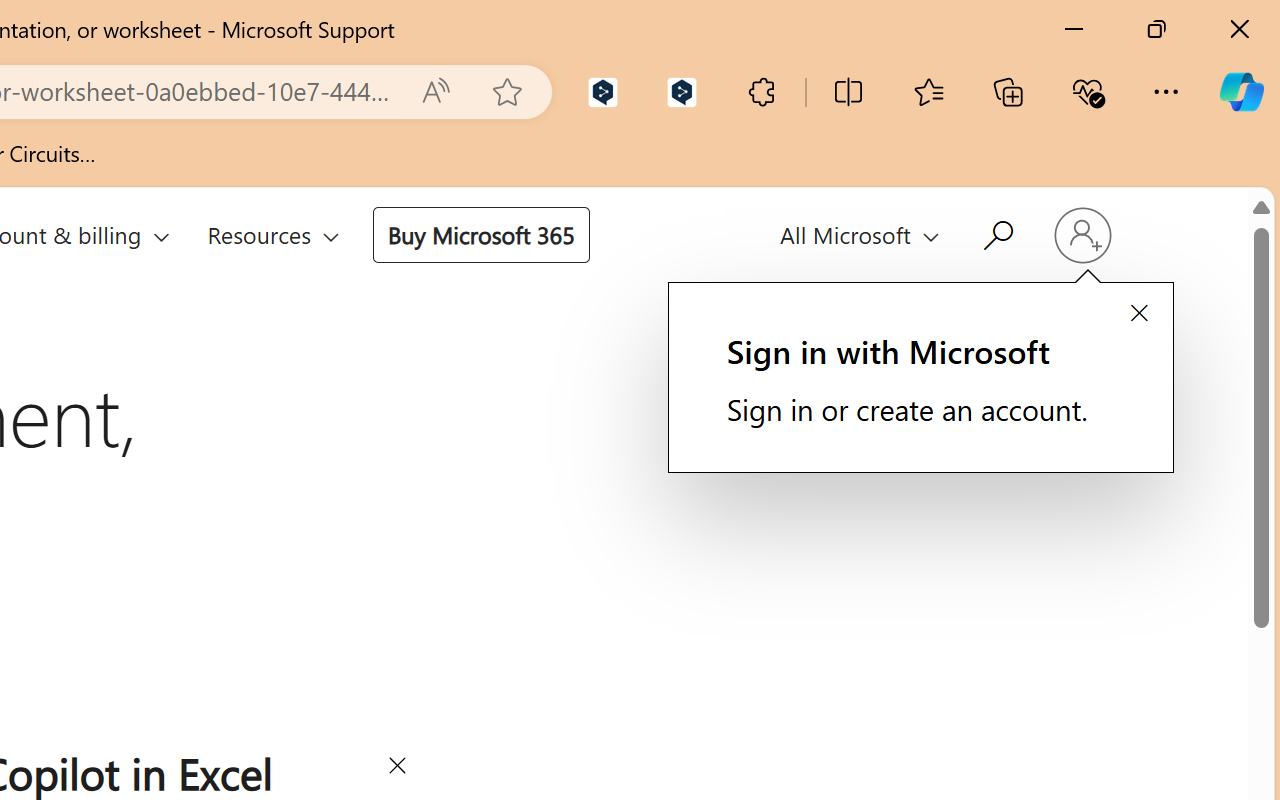 Image resolution: width=1280 pixels, height=800 pixels. Describe the element at coordinates (480, 233) in the screenshot. I see `'Buy Microsoft 365'` at that location.